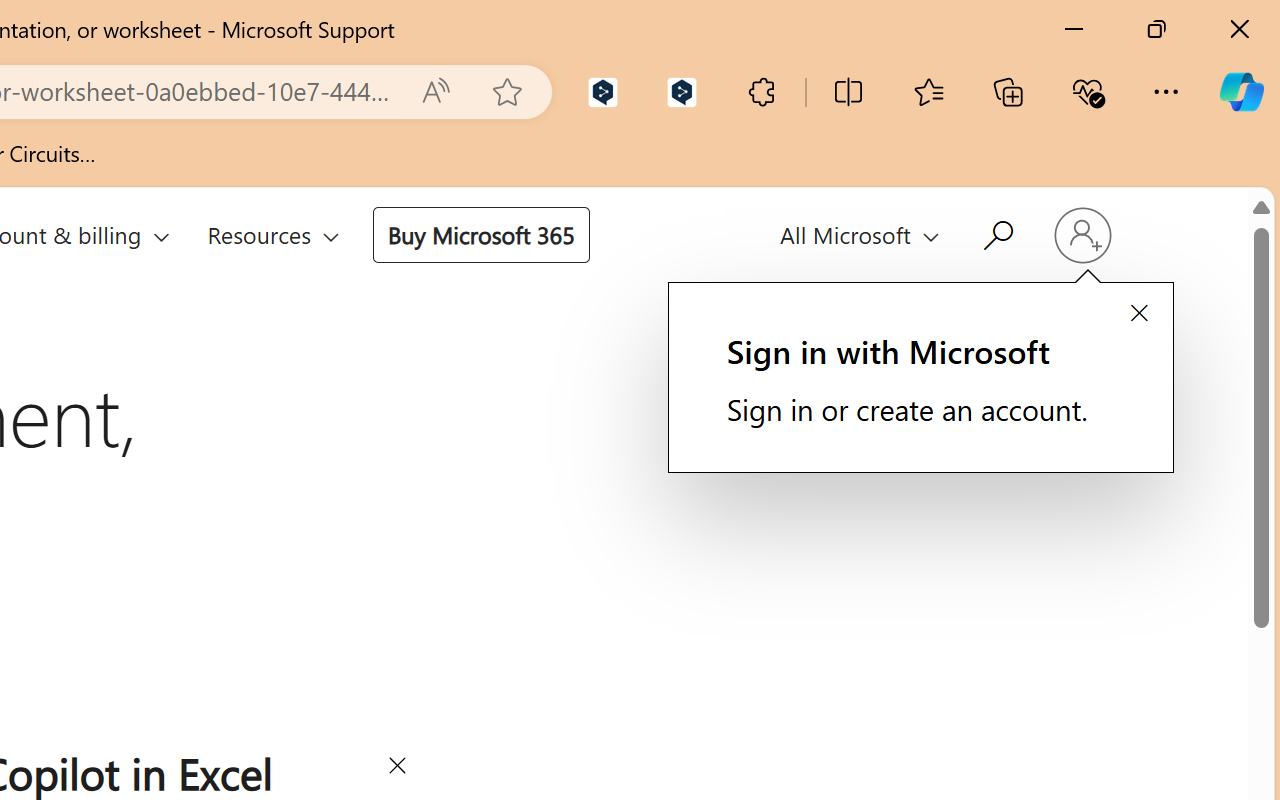 Image resolution: width=1280 pixels, height=800 pixels. Describe the element at coordinates (480, 233) in the screenshot. I see `'Buy Microsoft 365'` at that location.